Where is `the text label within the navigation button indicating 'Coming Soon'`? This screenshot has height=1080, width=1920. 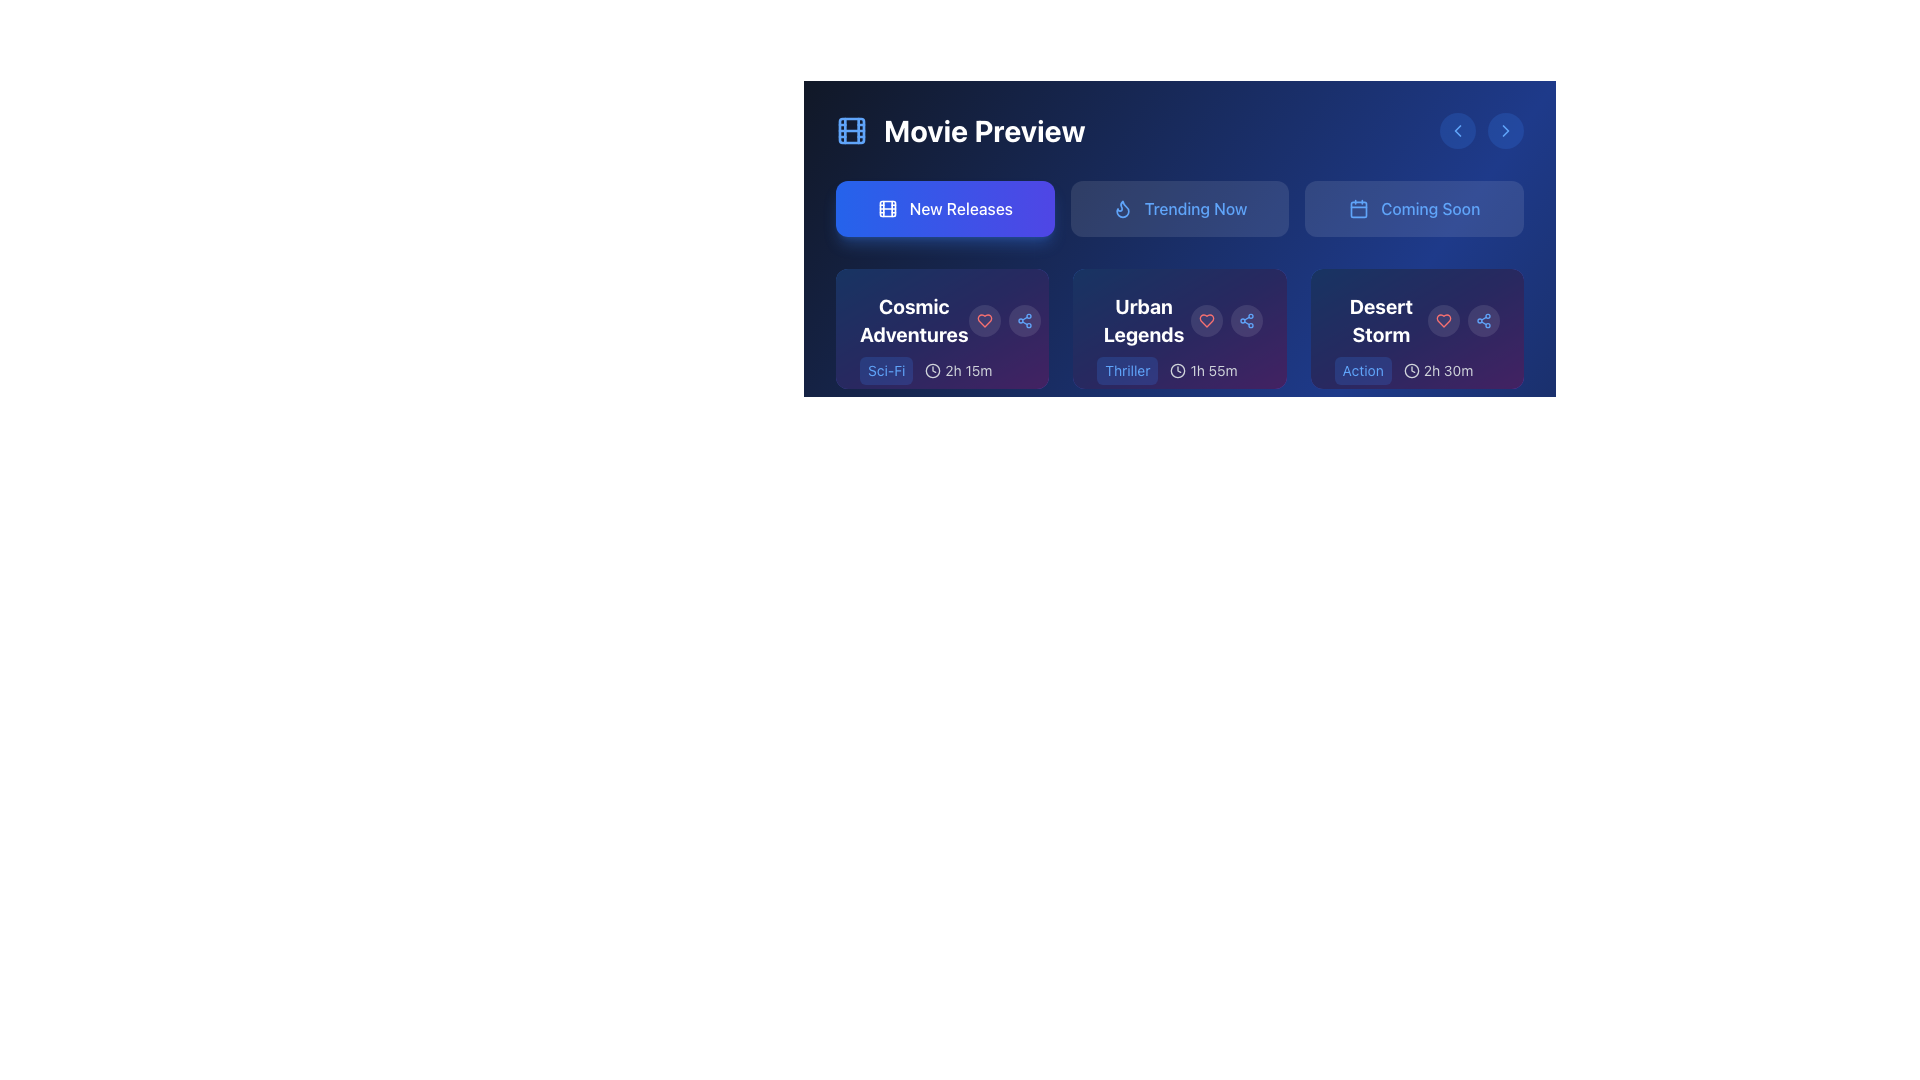 the text label within the navigation button indicating 'Coming Soon' is located at coordinates (1429, 208).